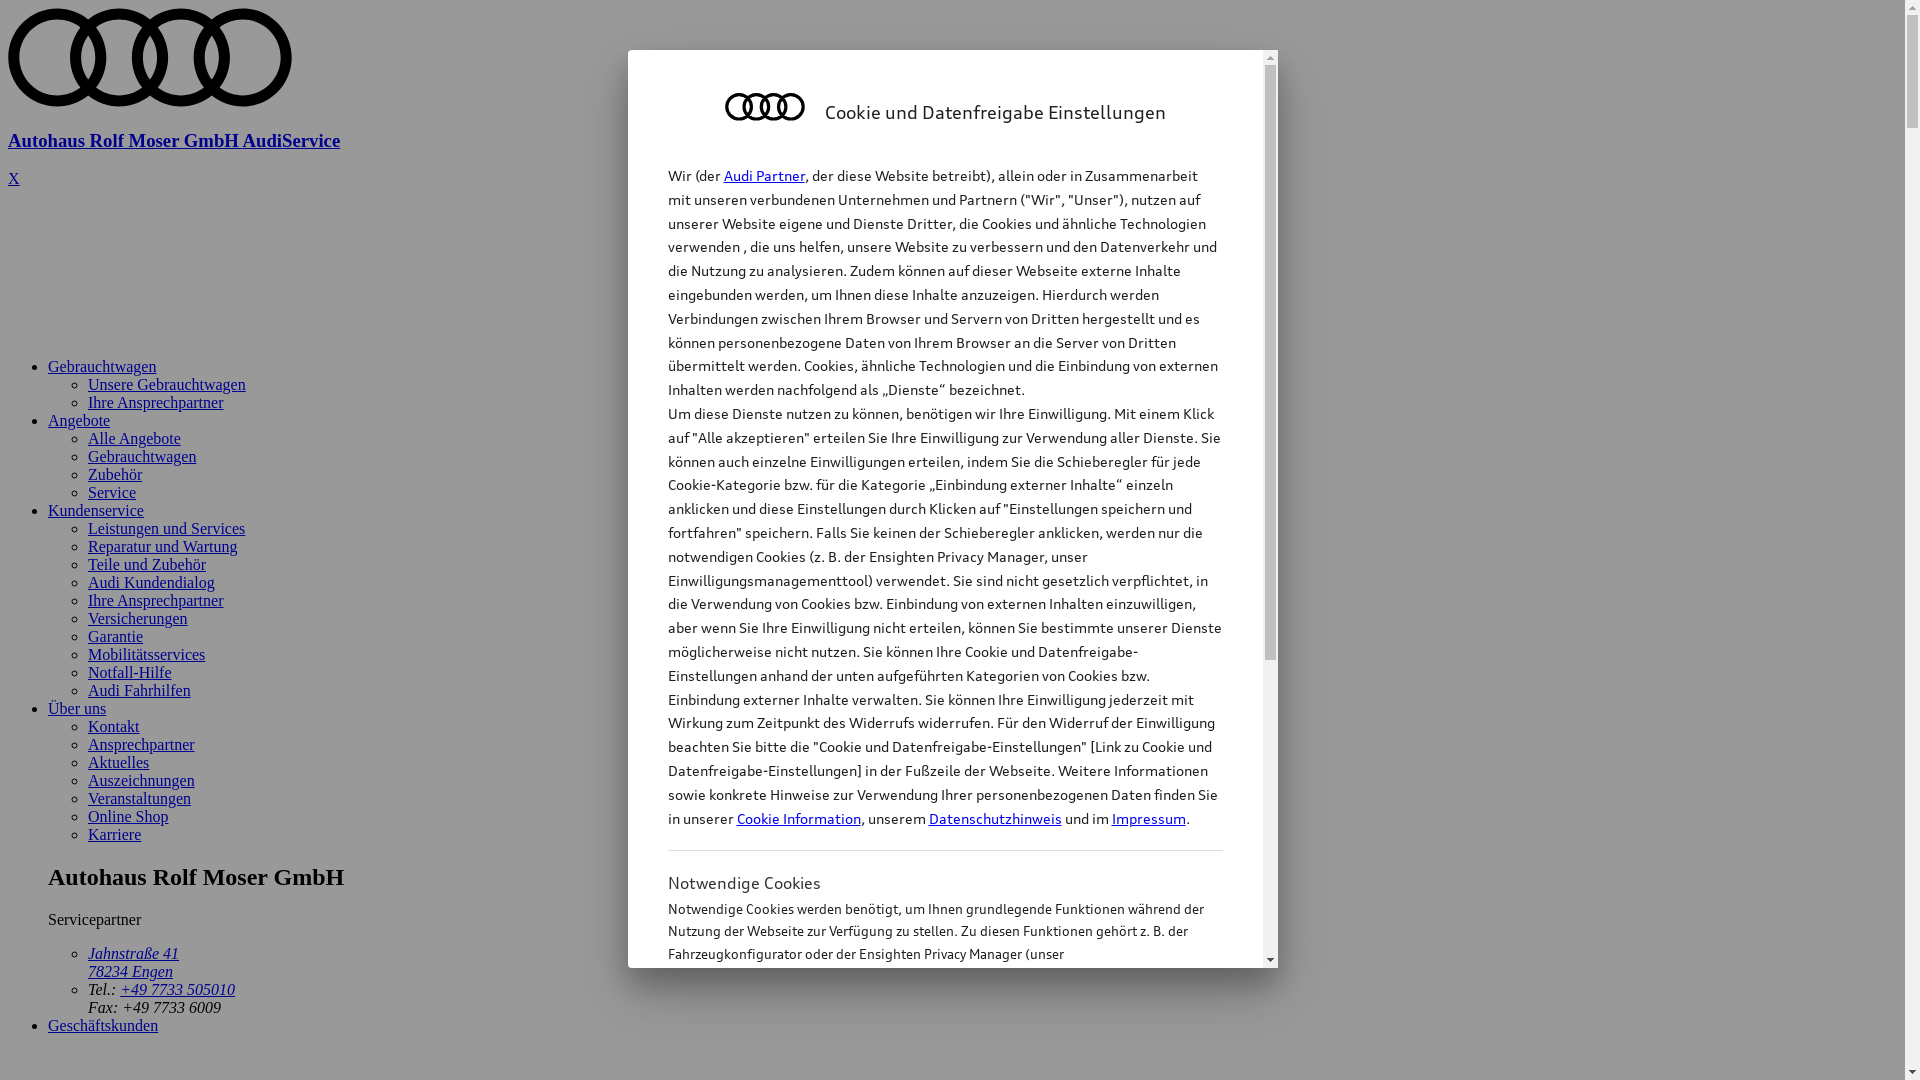  Describe the element at coordinates (86, 762) in the screenshot. I see `'Aktuelles'` at that location.